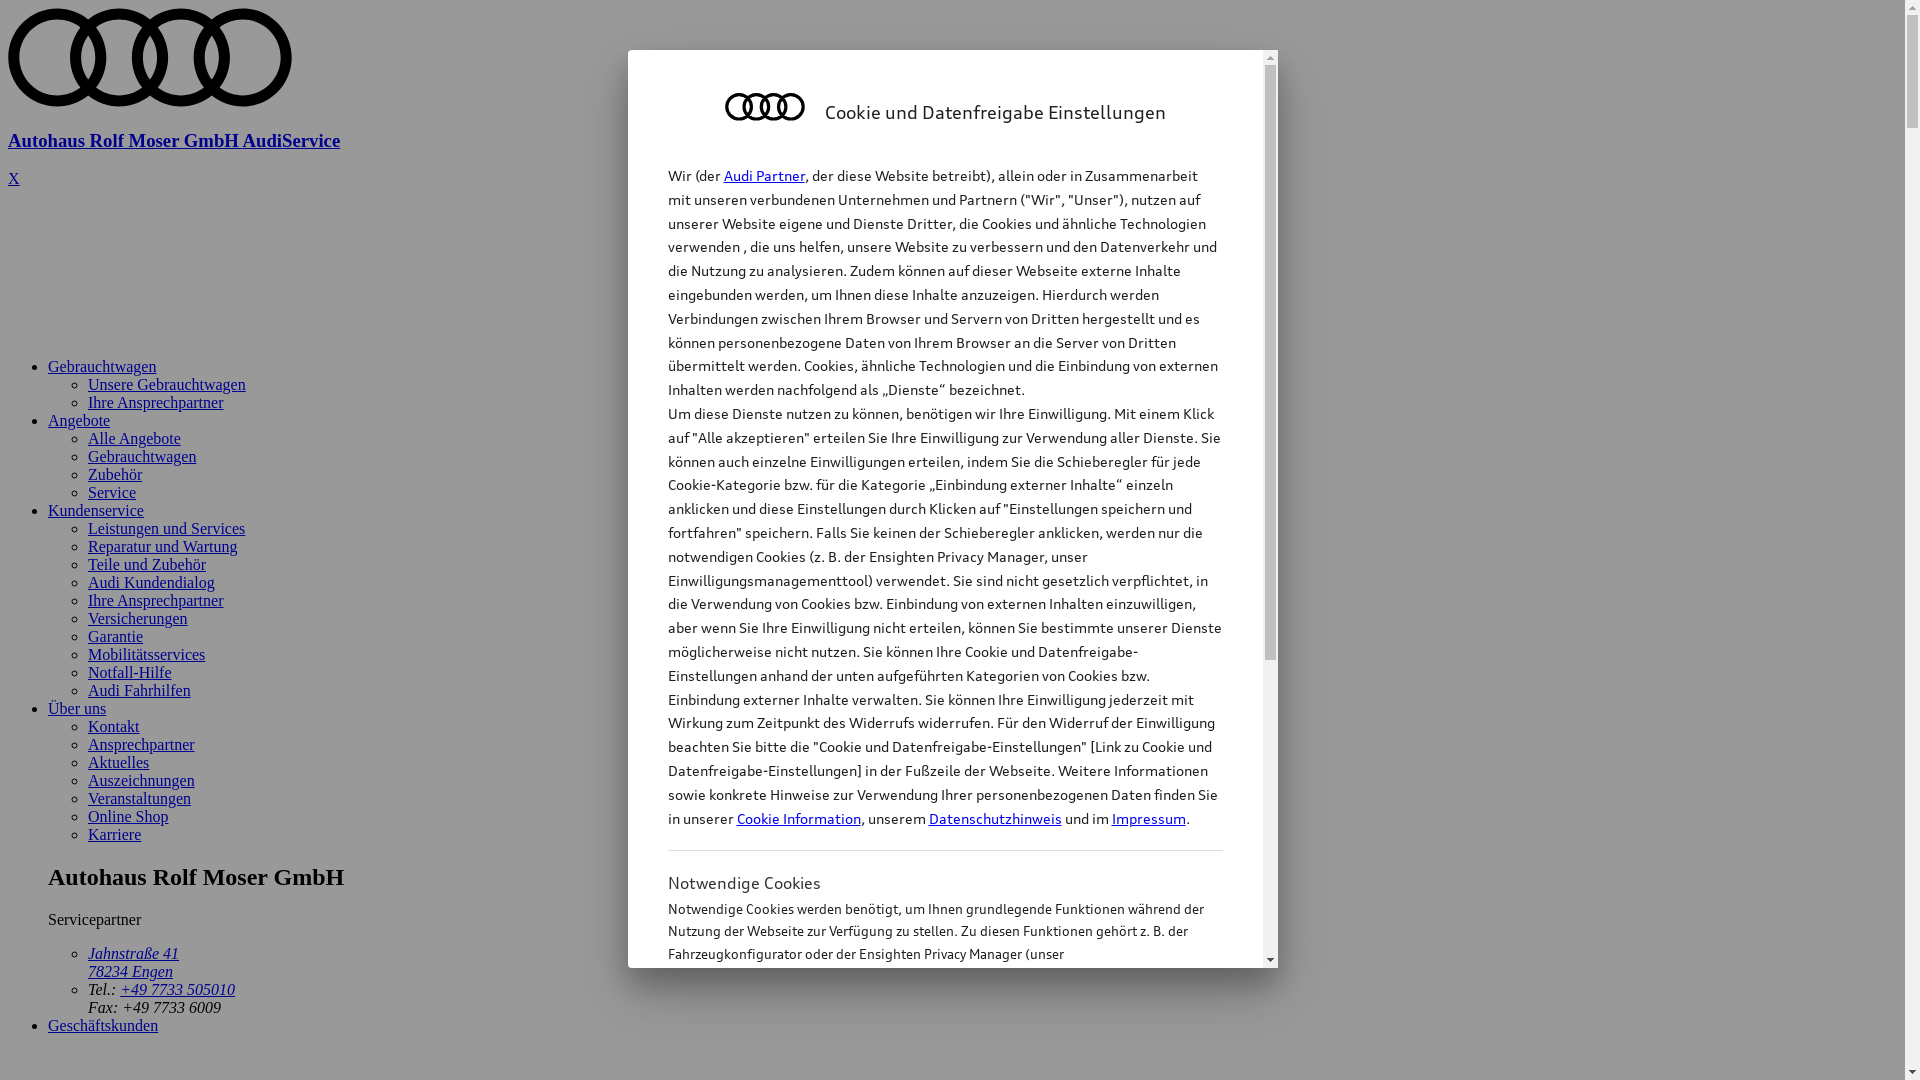  Describe the element at coordinates (86, 762) in the screenshot. I see `'Aktuelles'` at that location.